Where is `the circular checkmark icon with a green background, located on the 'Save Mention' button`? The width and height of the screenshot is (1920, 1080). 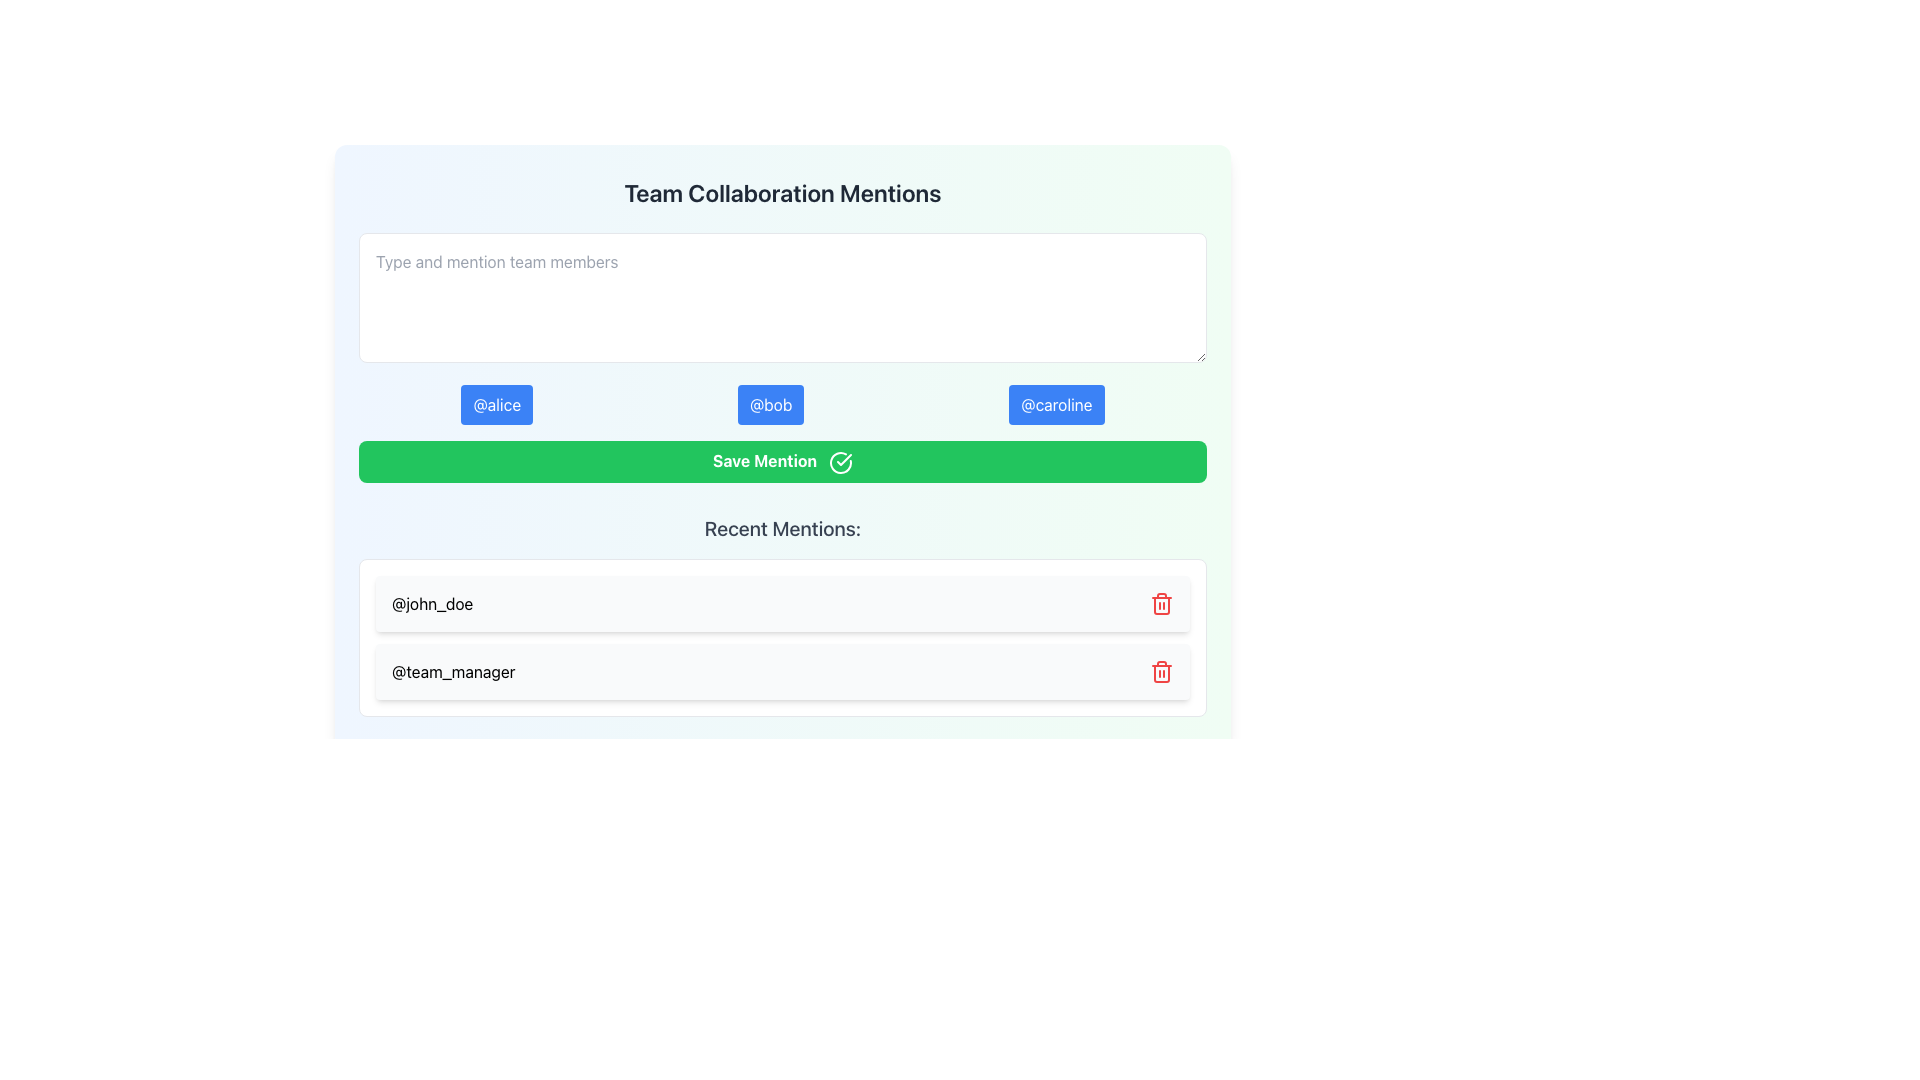
the circular checkmark icon with a green background, located on the 'Save Mention' button is located at coordinates (840, 462).